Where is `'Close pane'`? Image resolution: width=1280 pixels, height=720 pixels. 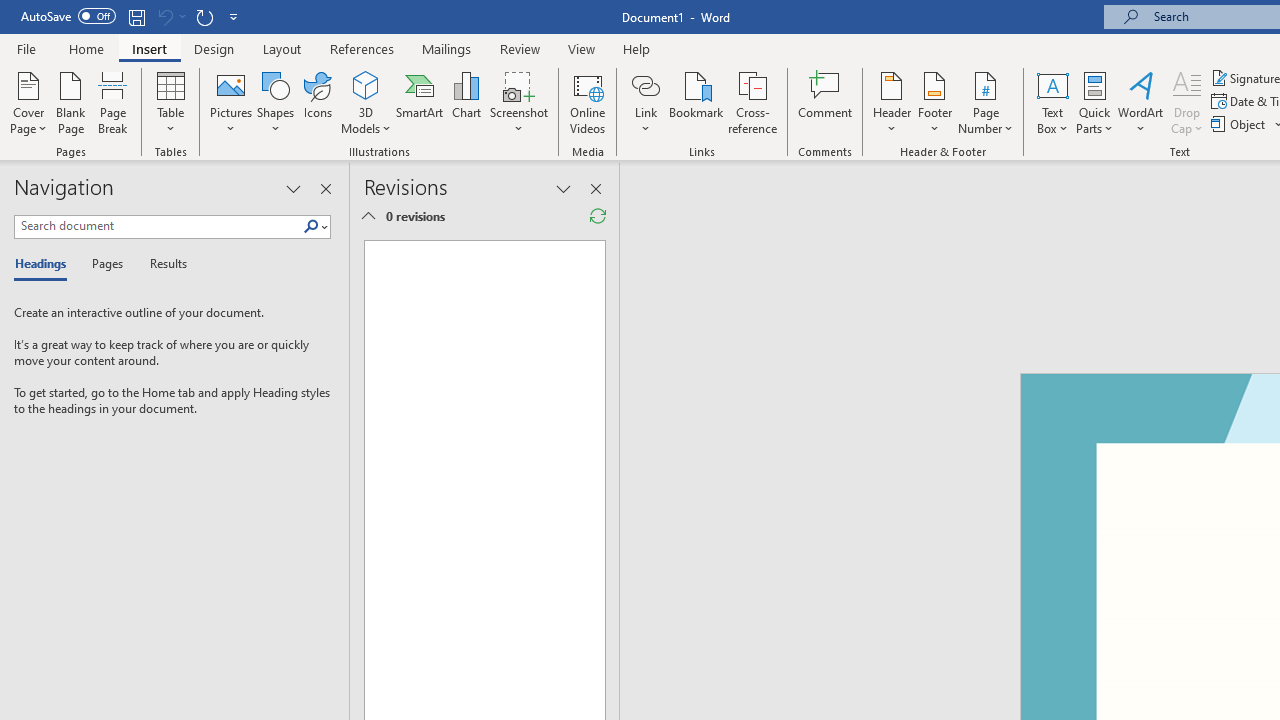
'Close pane' is located at coordinates (325, 189).